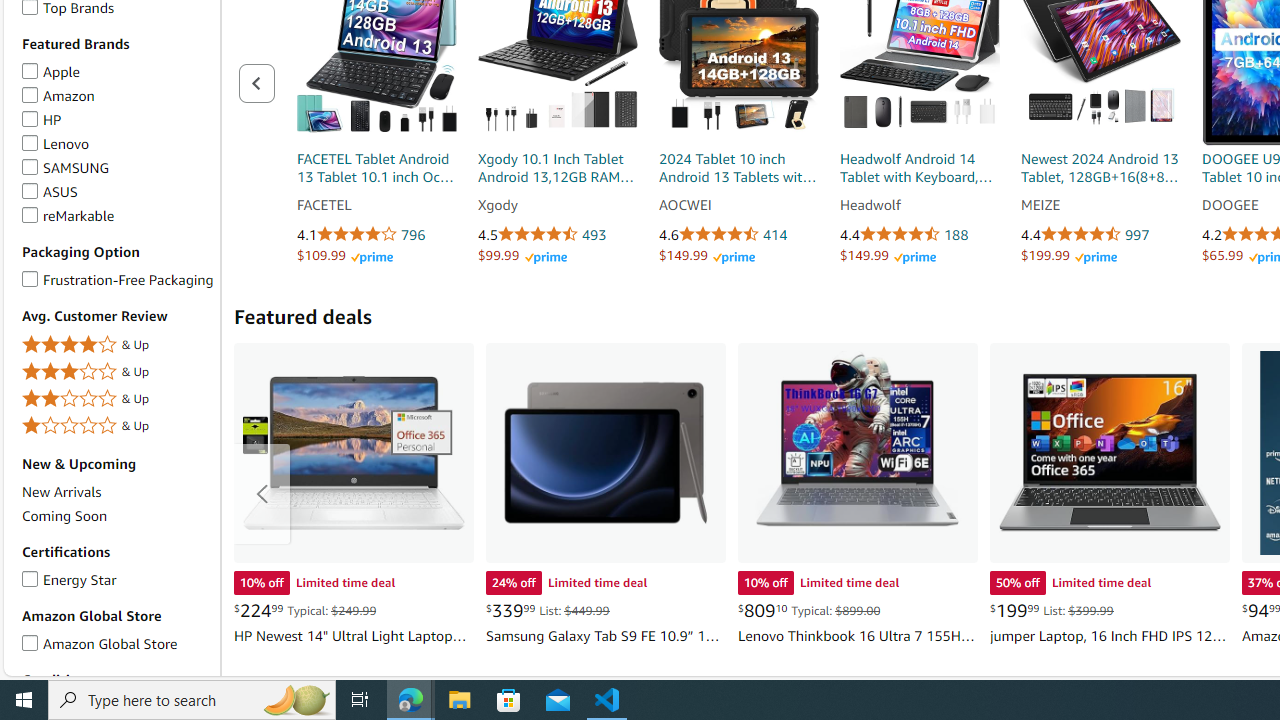 The height and width of the screenshot is (720, 1280). I want to click on 'SAMSUNGSAMSUNG', so click(116, 166).